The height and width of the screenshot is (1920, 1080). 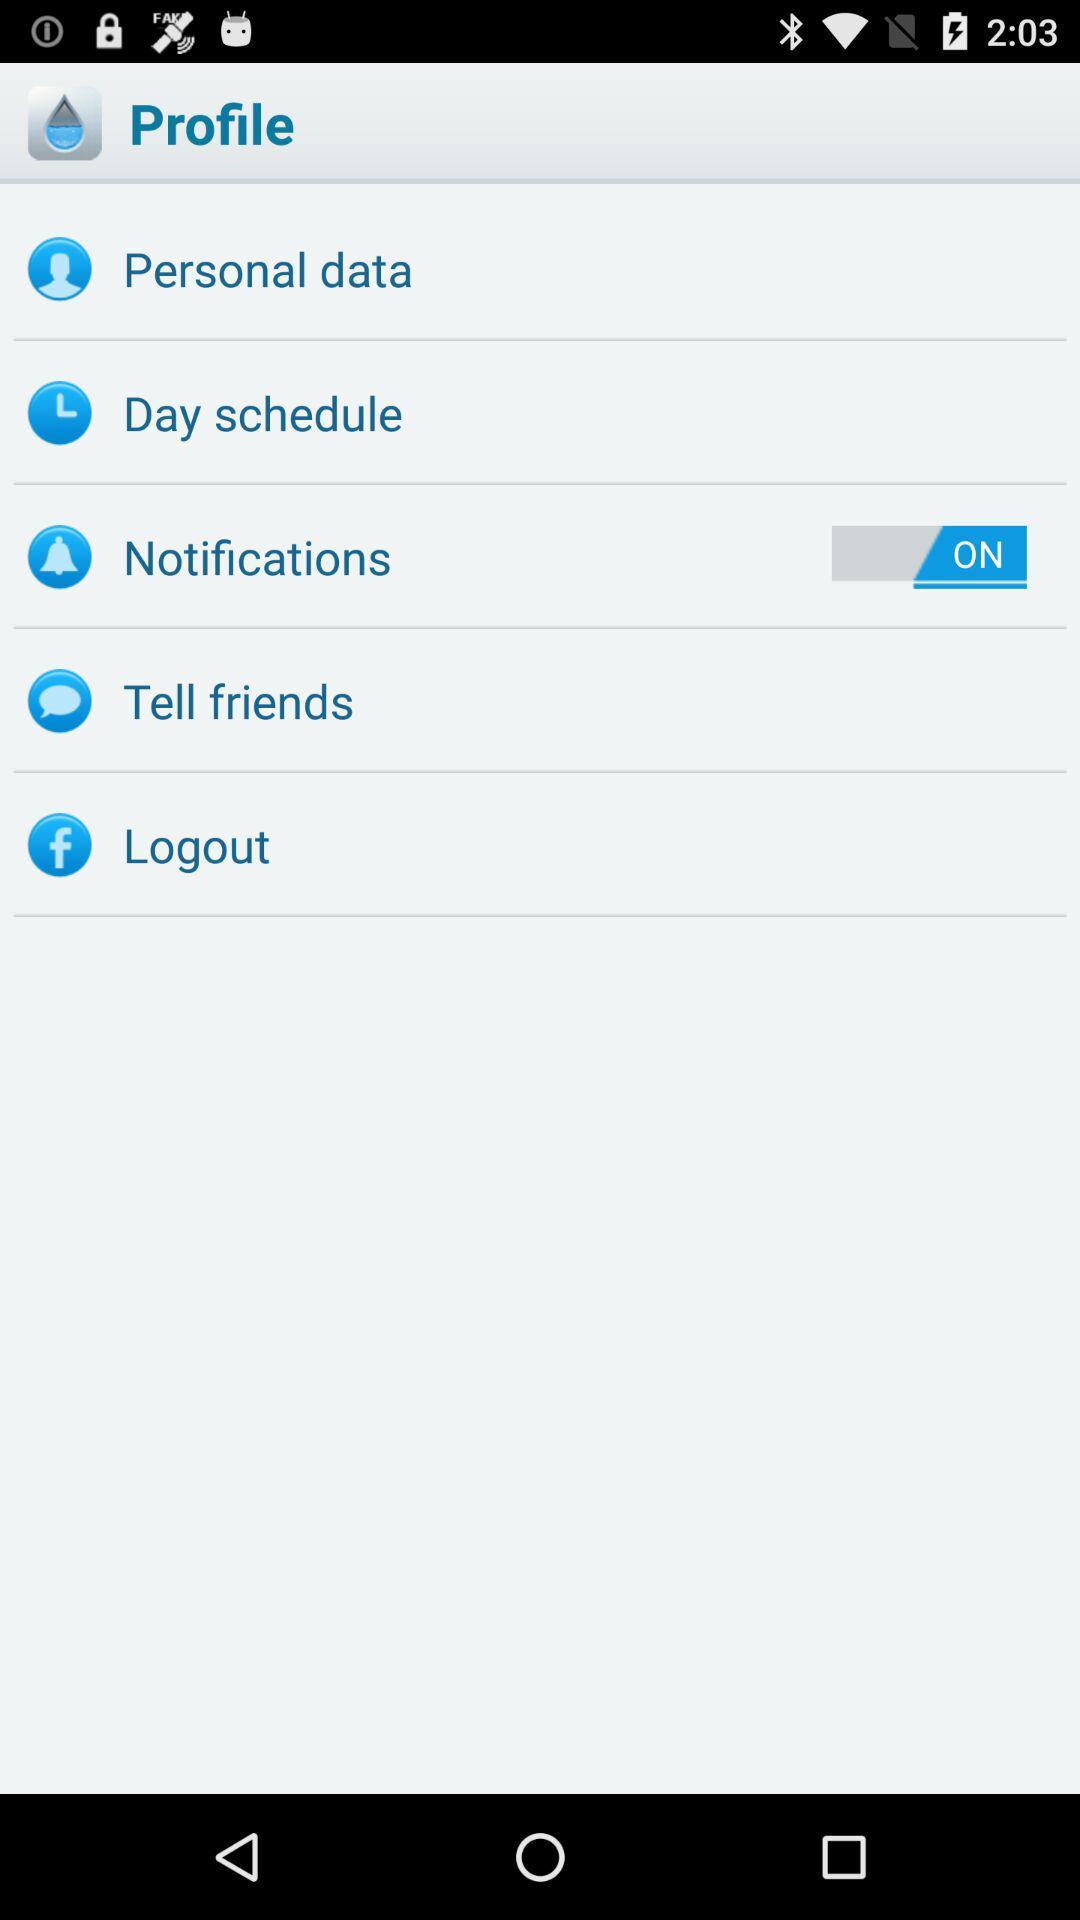 What do you see at coordinates (540, 701) in the screenshot?
I see `tell friends` at bounding box center [540, 701].